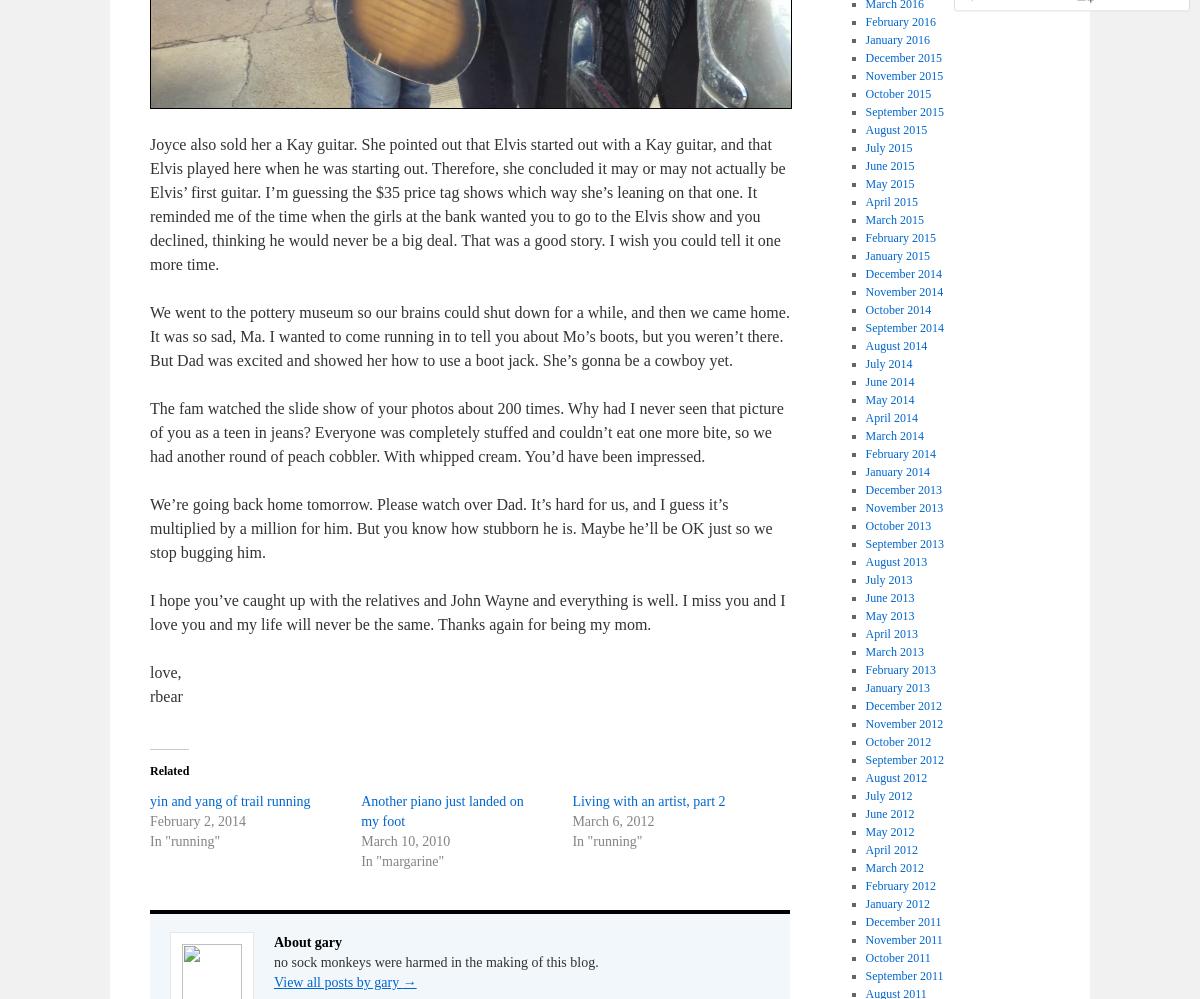  I want to click on 'June 2013', so click(888, 598).